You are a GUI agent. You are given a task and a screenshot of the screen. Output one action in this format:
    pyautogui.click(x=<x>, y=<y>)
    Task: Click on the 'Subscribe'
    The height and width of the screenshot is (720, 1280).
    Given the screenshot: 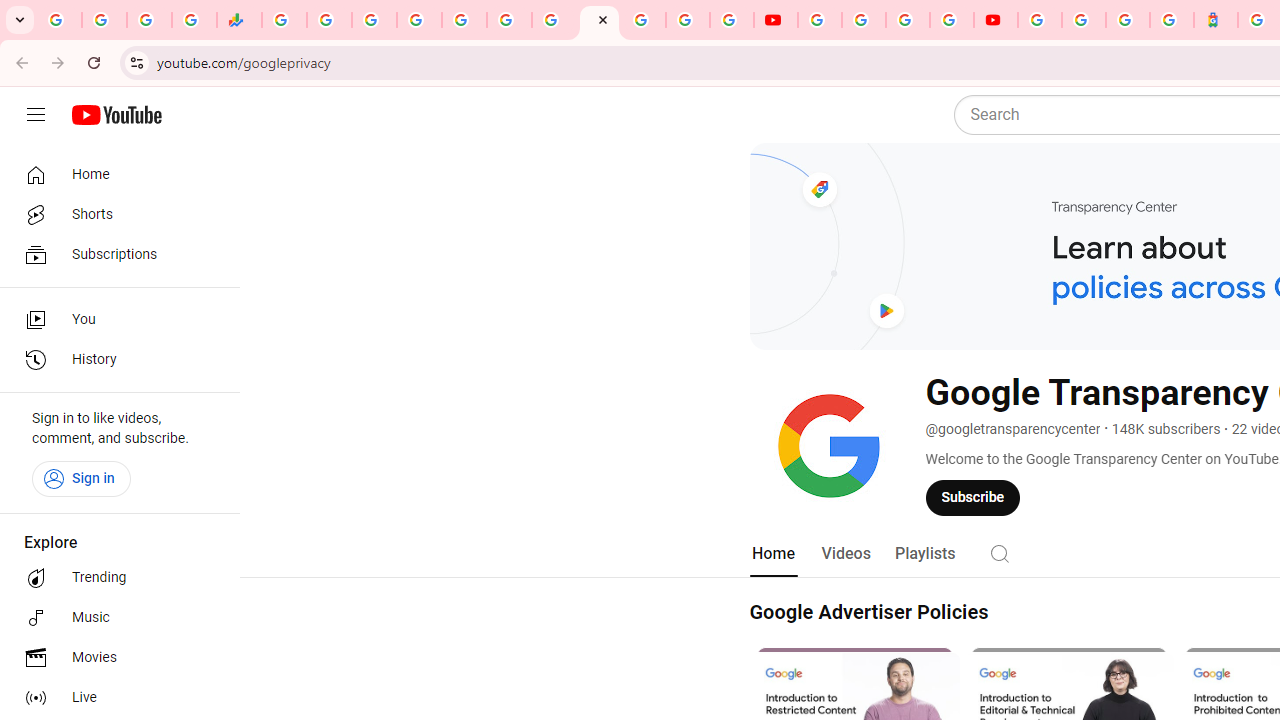 What is the action you would take?
    pyautogui.click(x=973, y=496)
    